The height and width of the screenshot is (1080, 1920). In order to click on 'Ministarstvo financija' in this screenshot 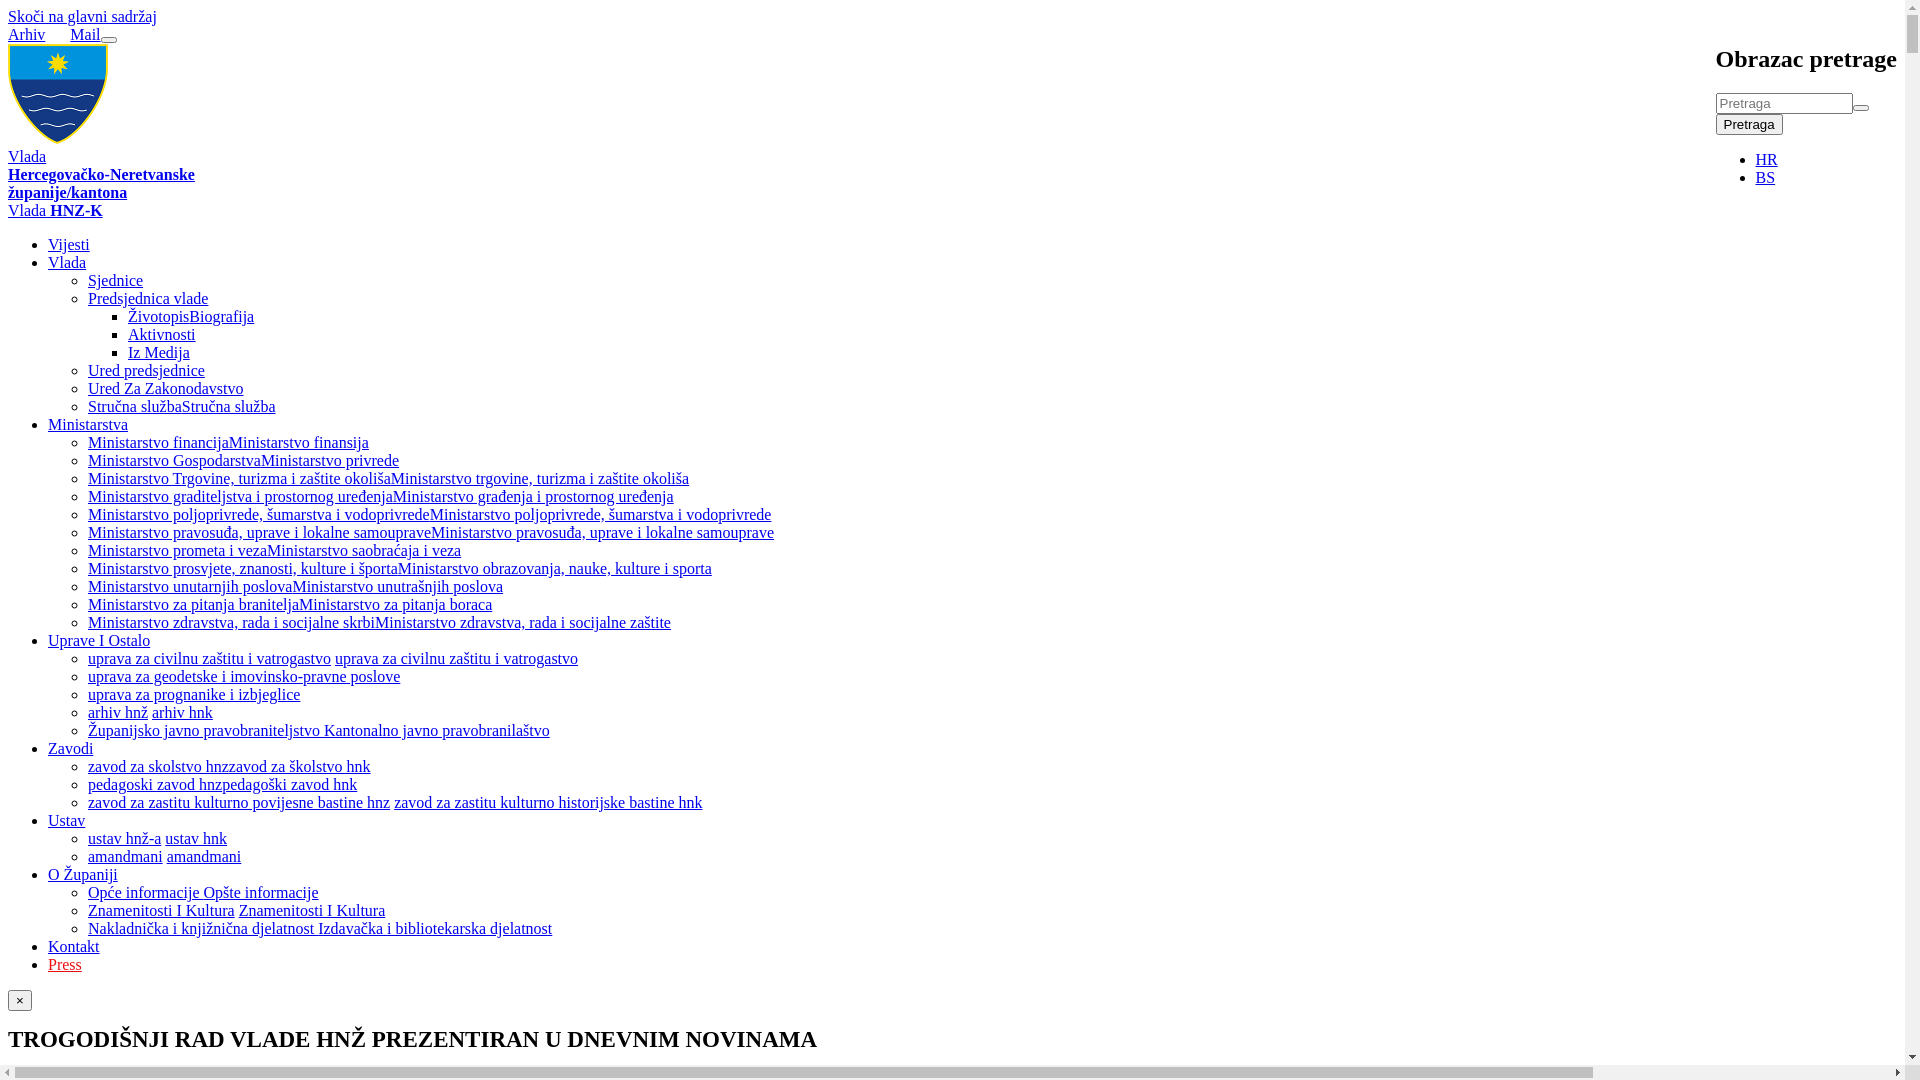, I will do `click(157, 441)`.